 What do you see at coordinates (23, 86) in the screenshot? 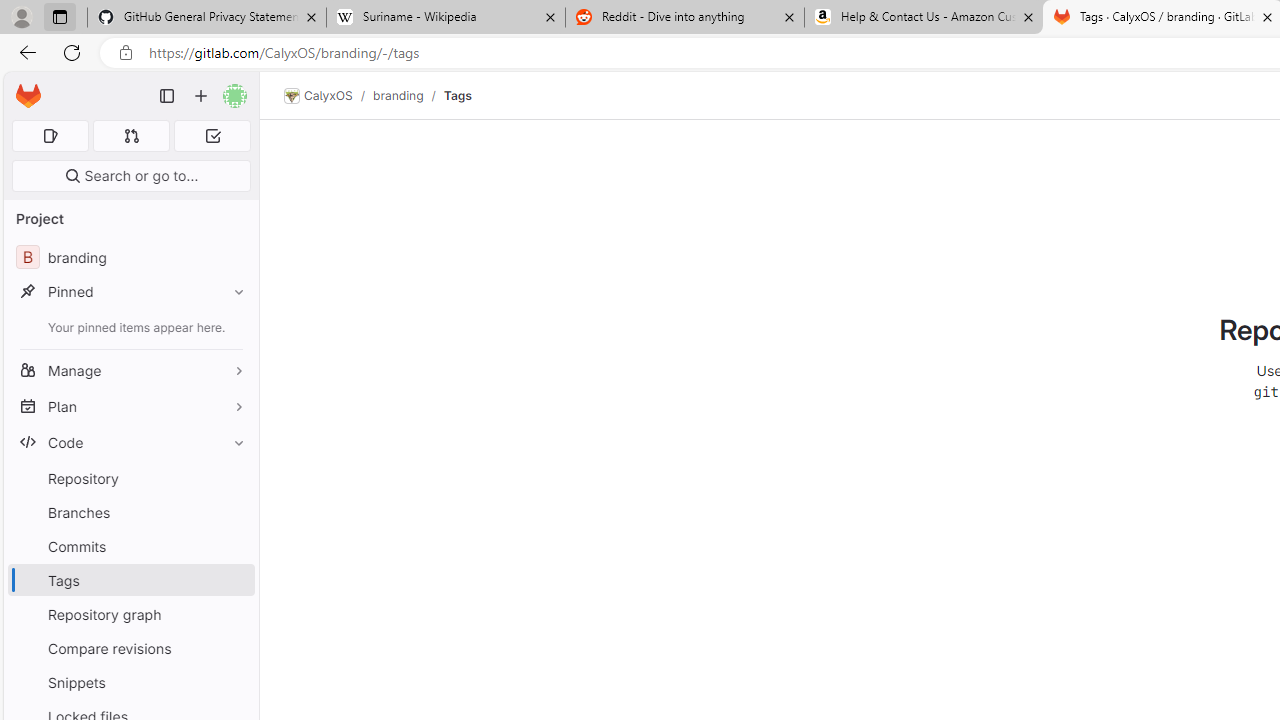
I see `'Skip to main content'` at bounding box center [23, 86].